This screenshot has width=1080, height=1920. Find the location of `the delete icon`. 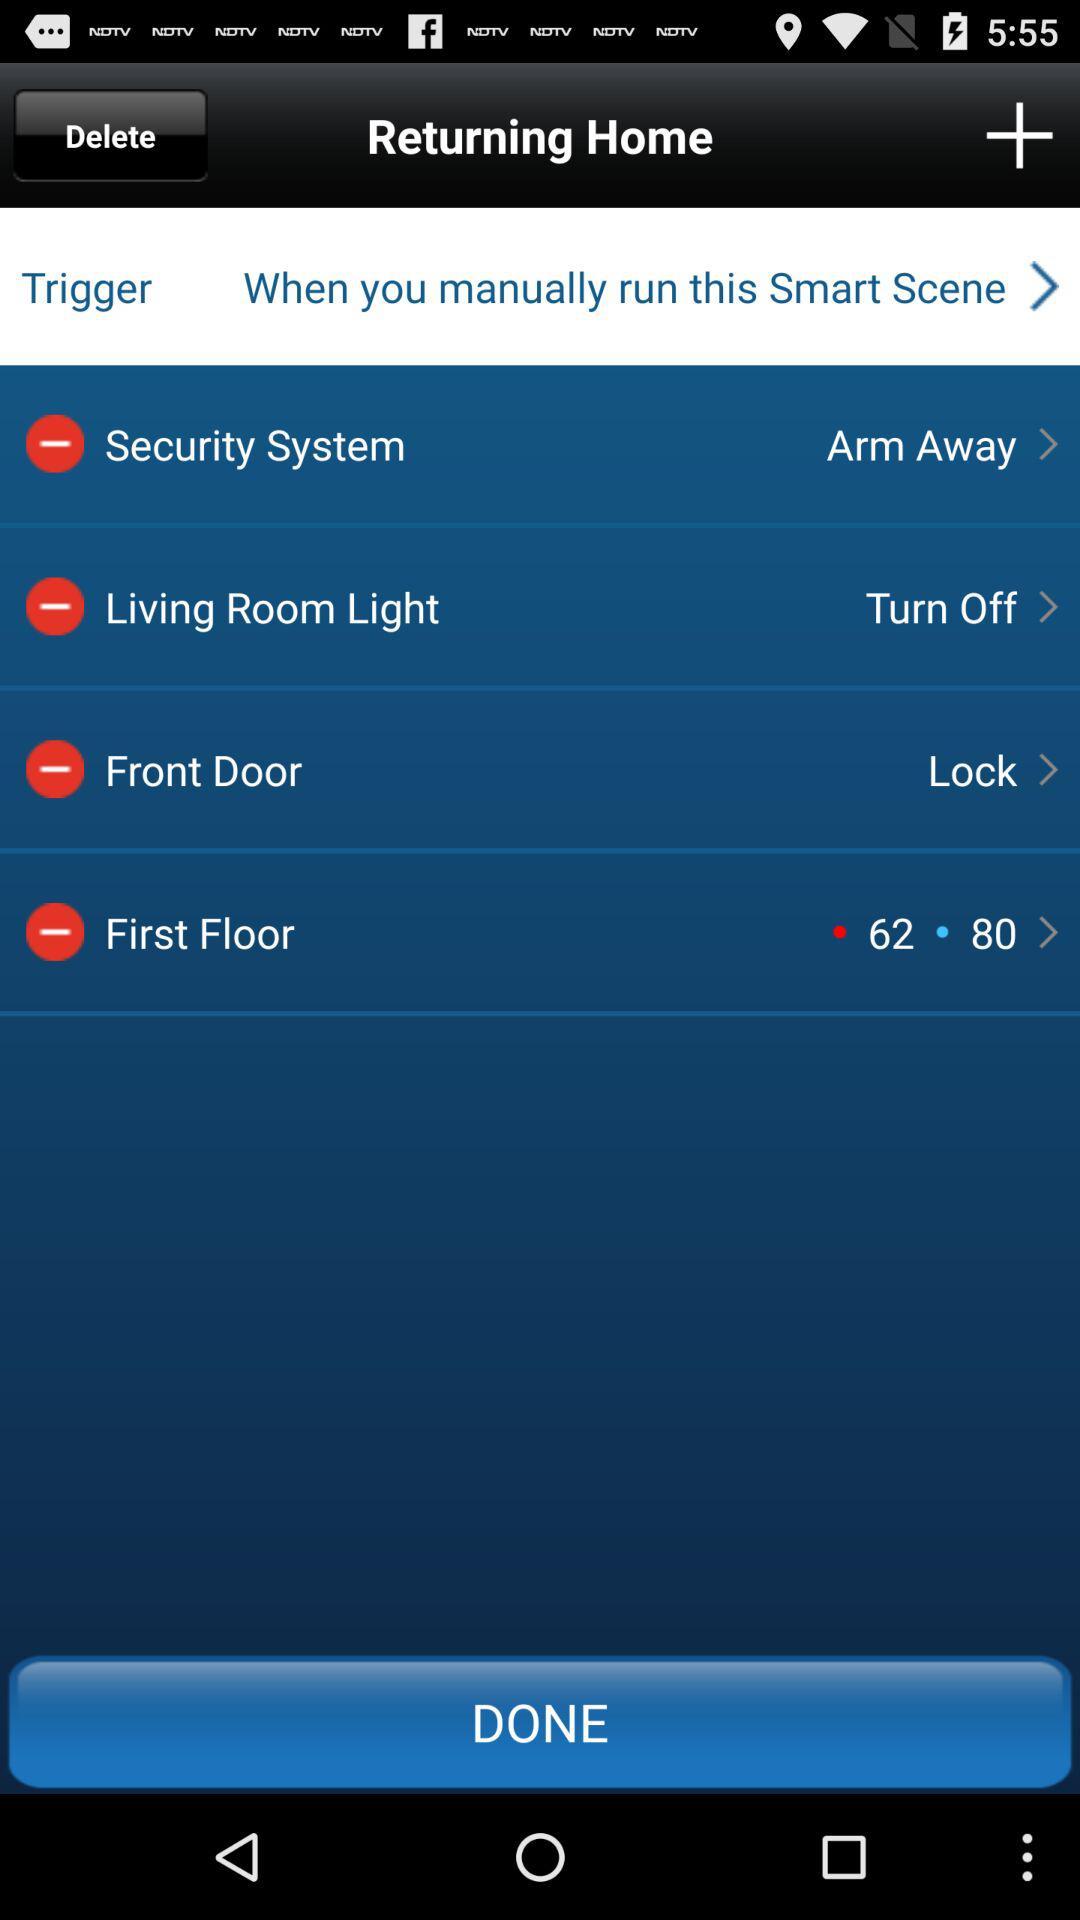

the delete icon is located at coordinates (110, 134).